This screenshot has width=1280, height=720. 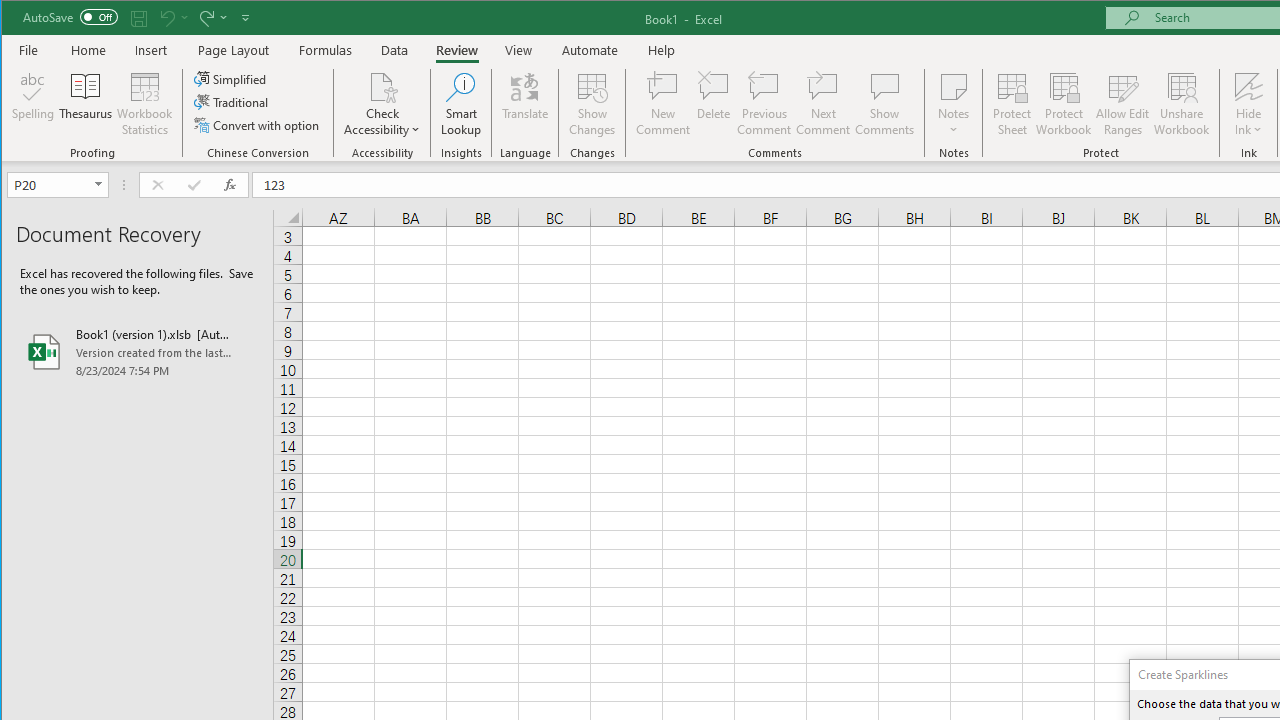 I want to click on 'Notes', so click(x=953, y=104).